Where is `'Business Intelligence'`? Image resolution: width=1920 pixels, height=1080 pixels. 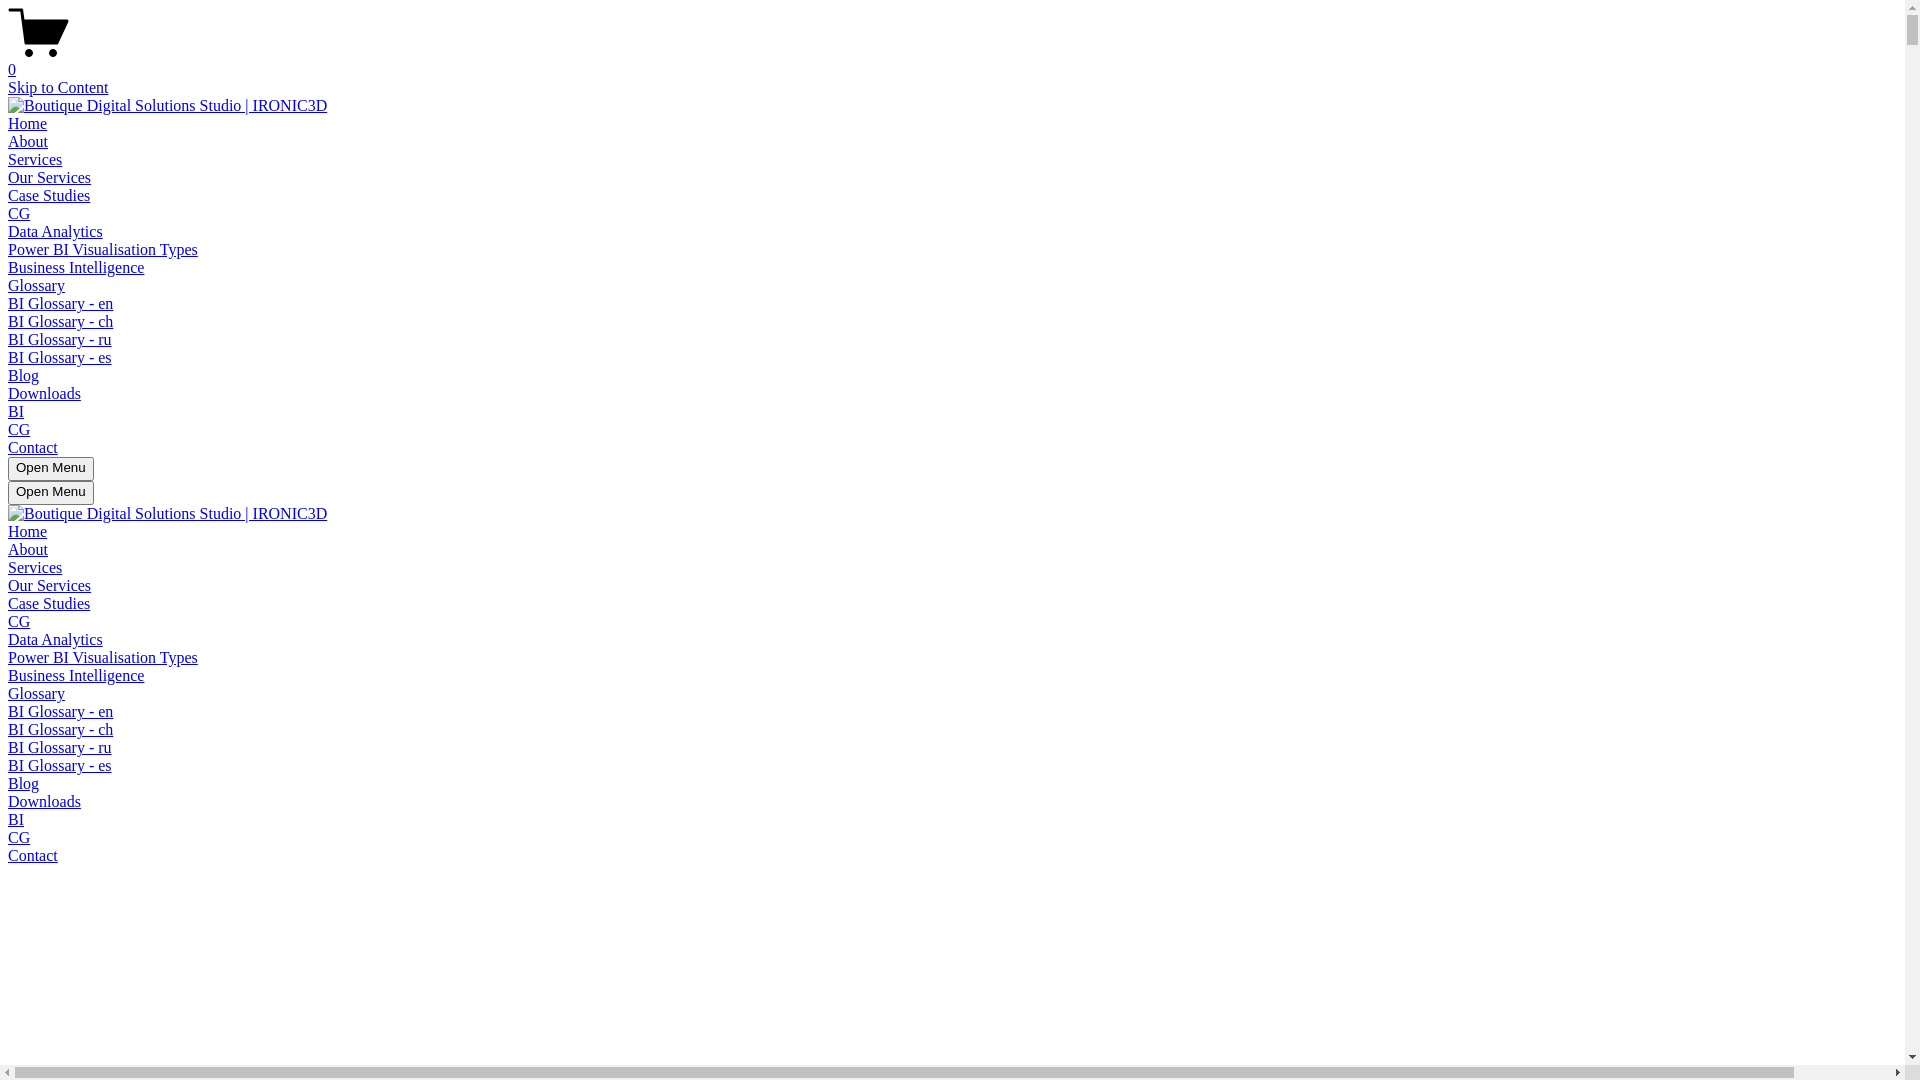 'Business Intelligence' is located at coordinates (76, 266).